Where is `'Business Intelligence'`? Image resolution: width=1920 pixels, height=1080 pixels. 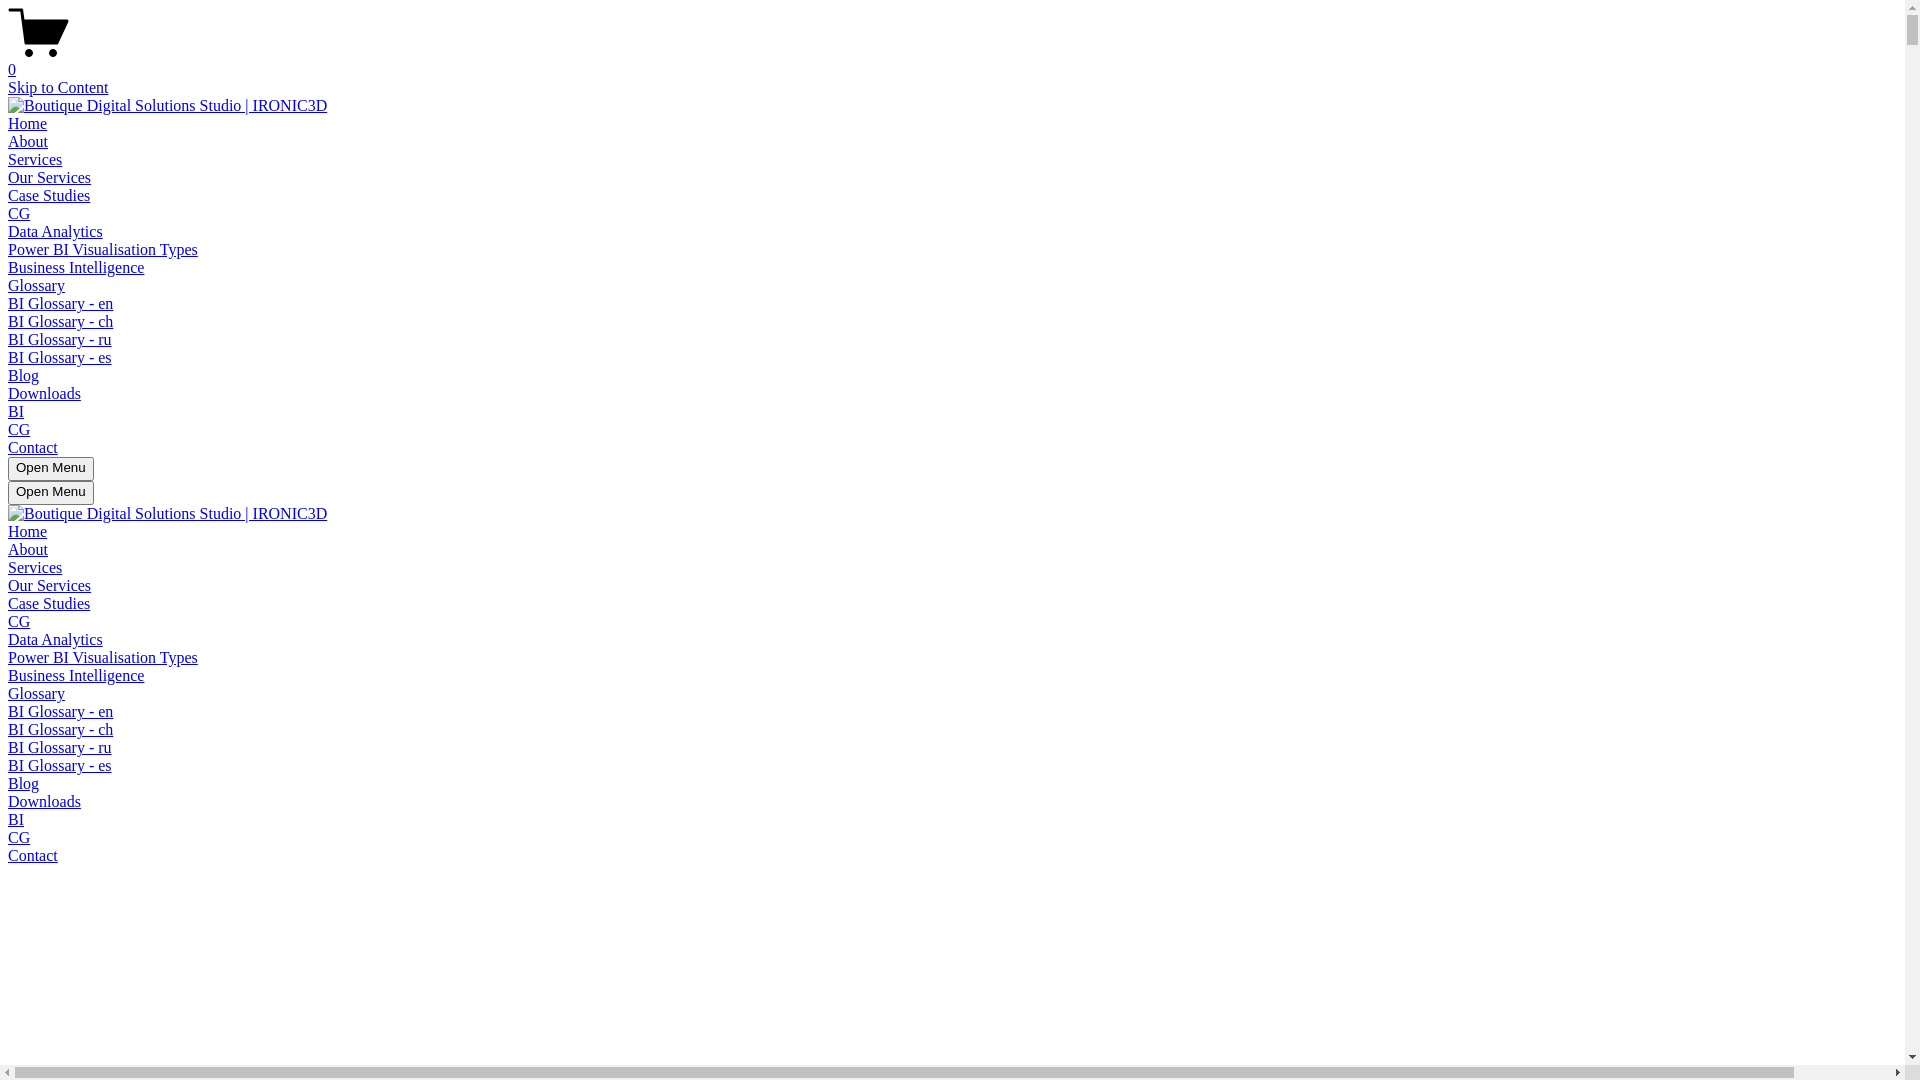 'Business Intelligence' is located at coordinates (76, 266).